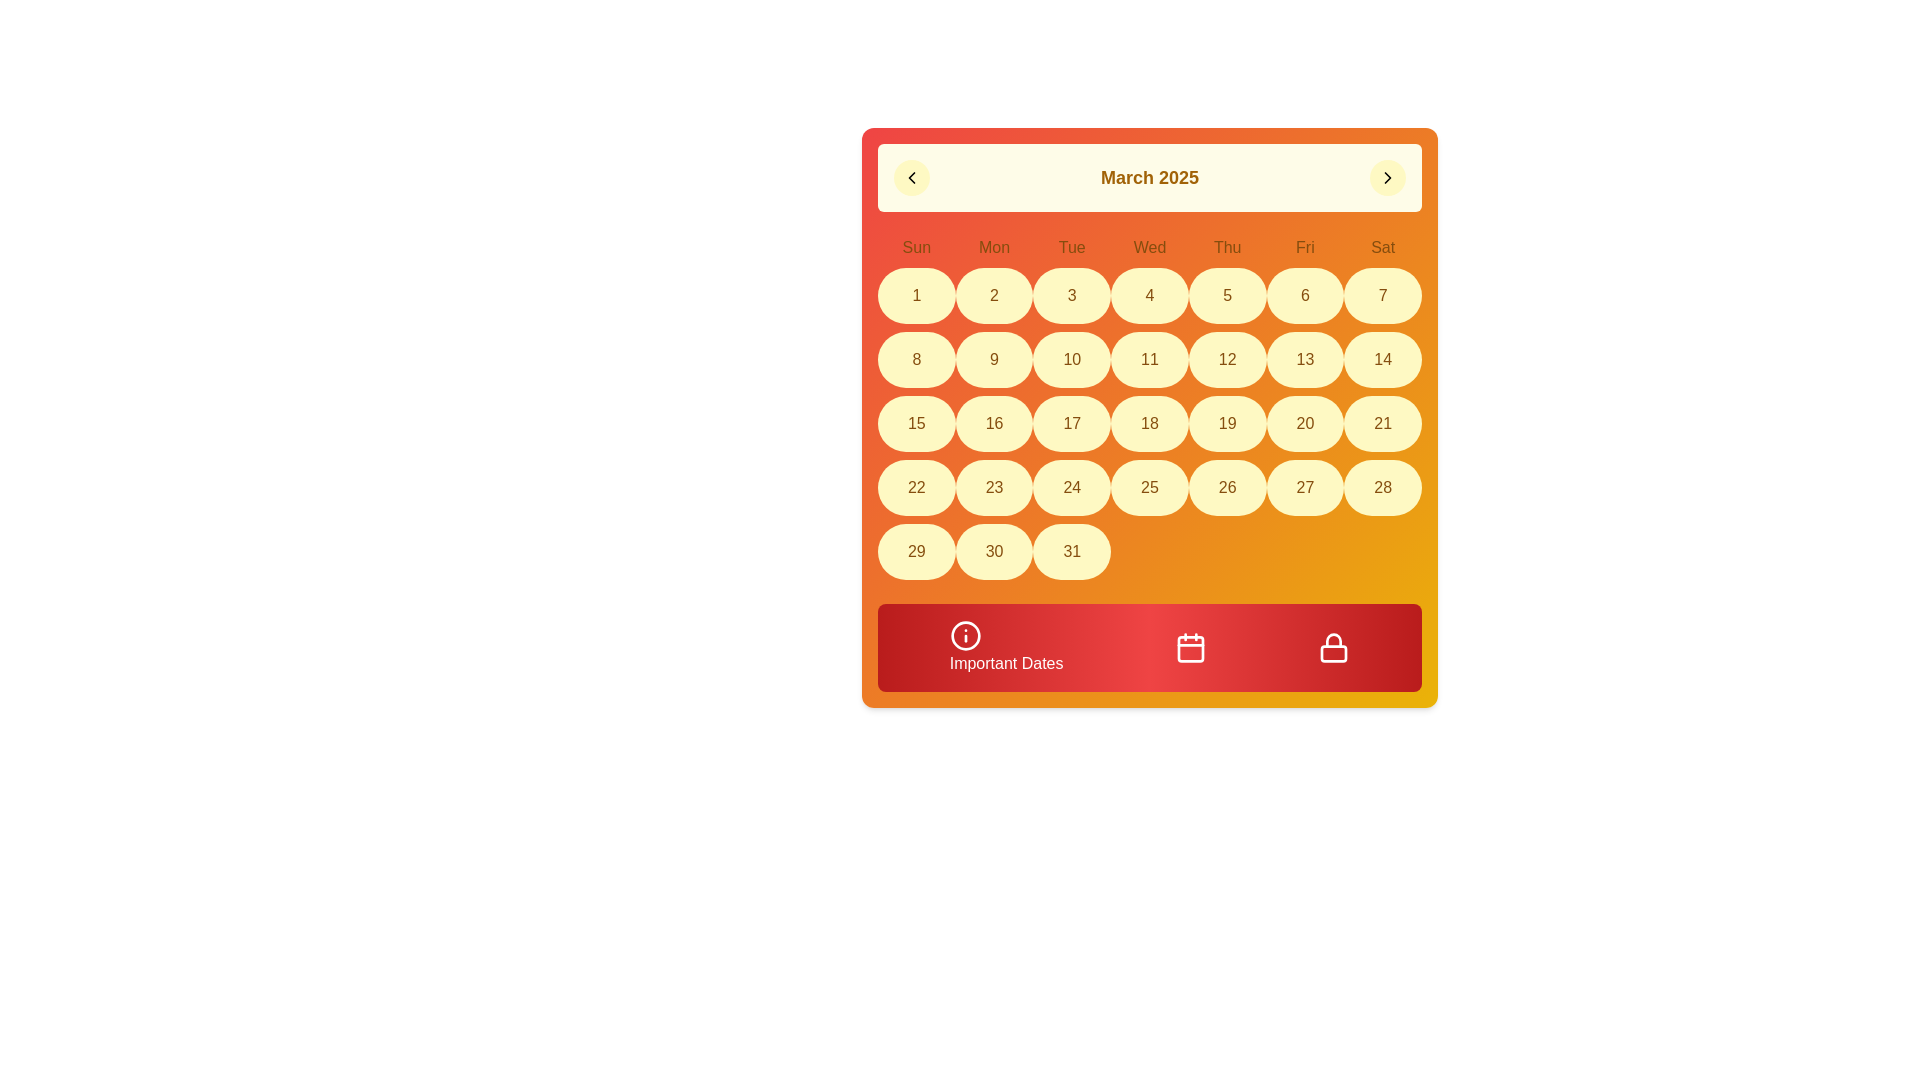 The height and width of the screenshot is (1080, 1920). I want to click on the selectable calendar day button representing the 22nd day, located in the first column of the fifth row (Sunday) in the calendar grid, so click(915, 488).